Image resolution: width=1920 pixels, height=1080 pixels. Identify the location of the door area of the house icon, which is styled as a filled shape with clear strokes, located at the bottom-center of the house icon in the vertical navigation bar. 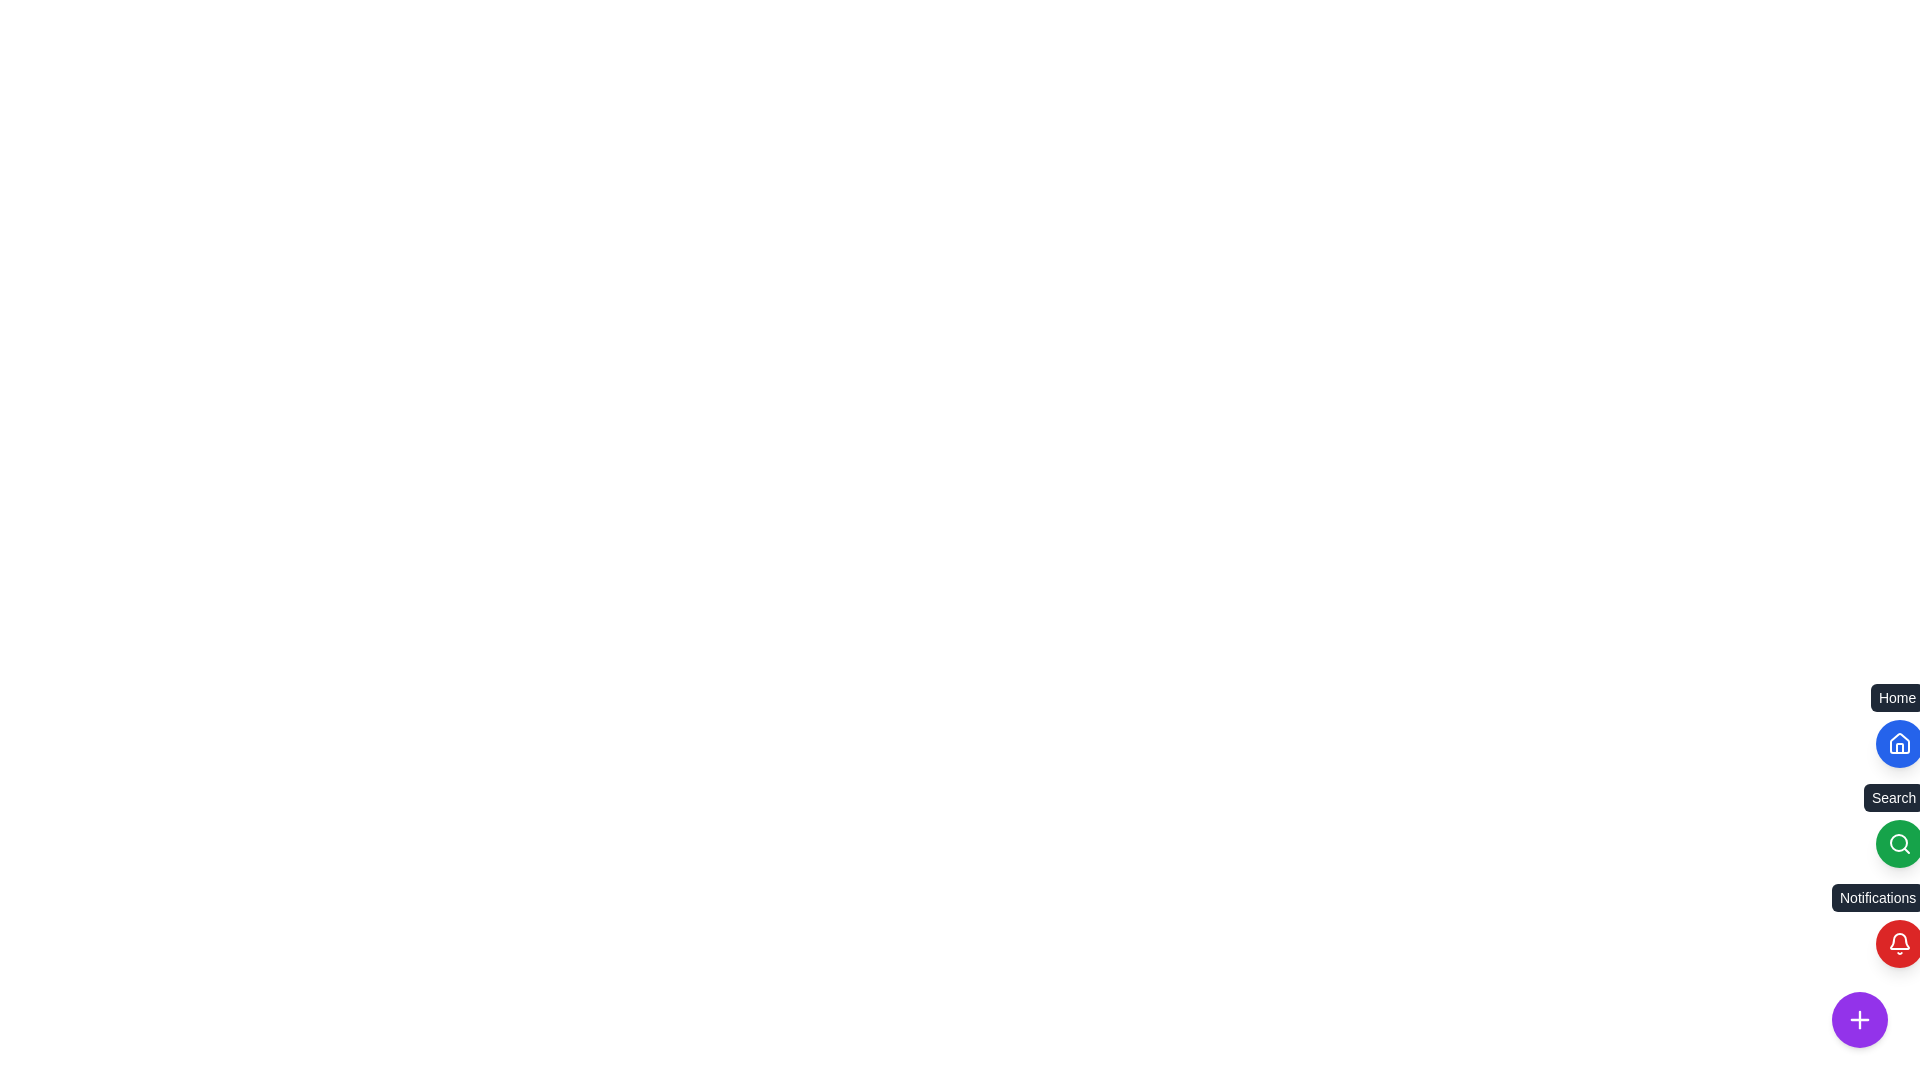
(1899, 748).